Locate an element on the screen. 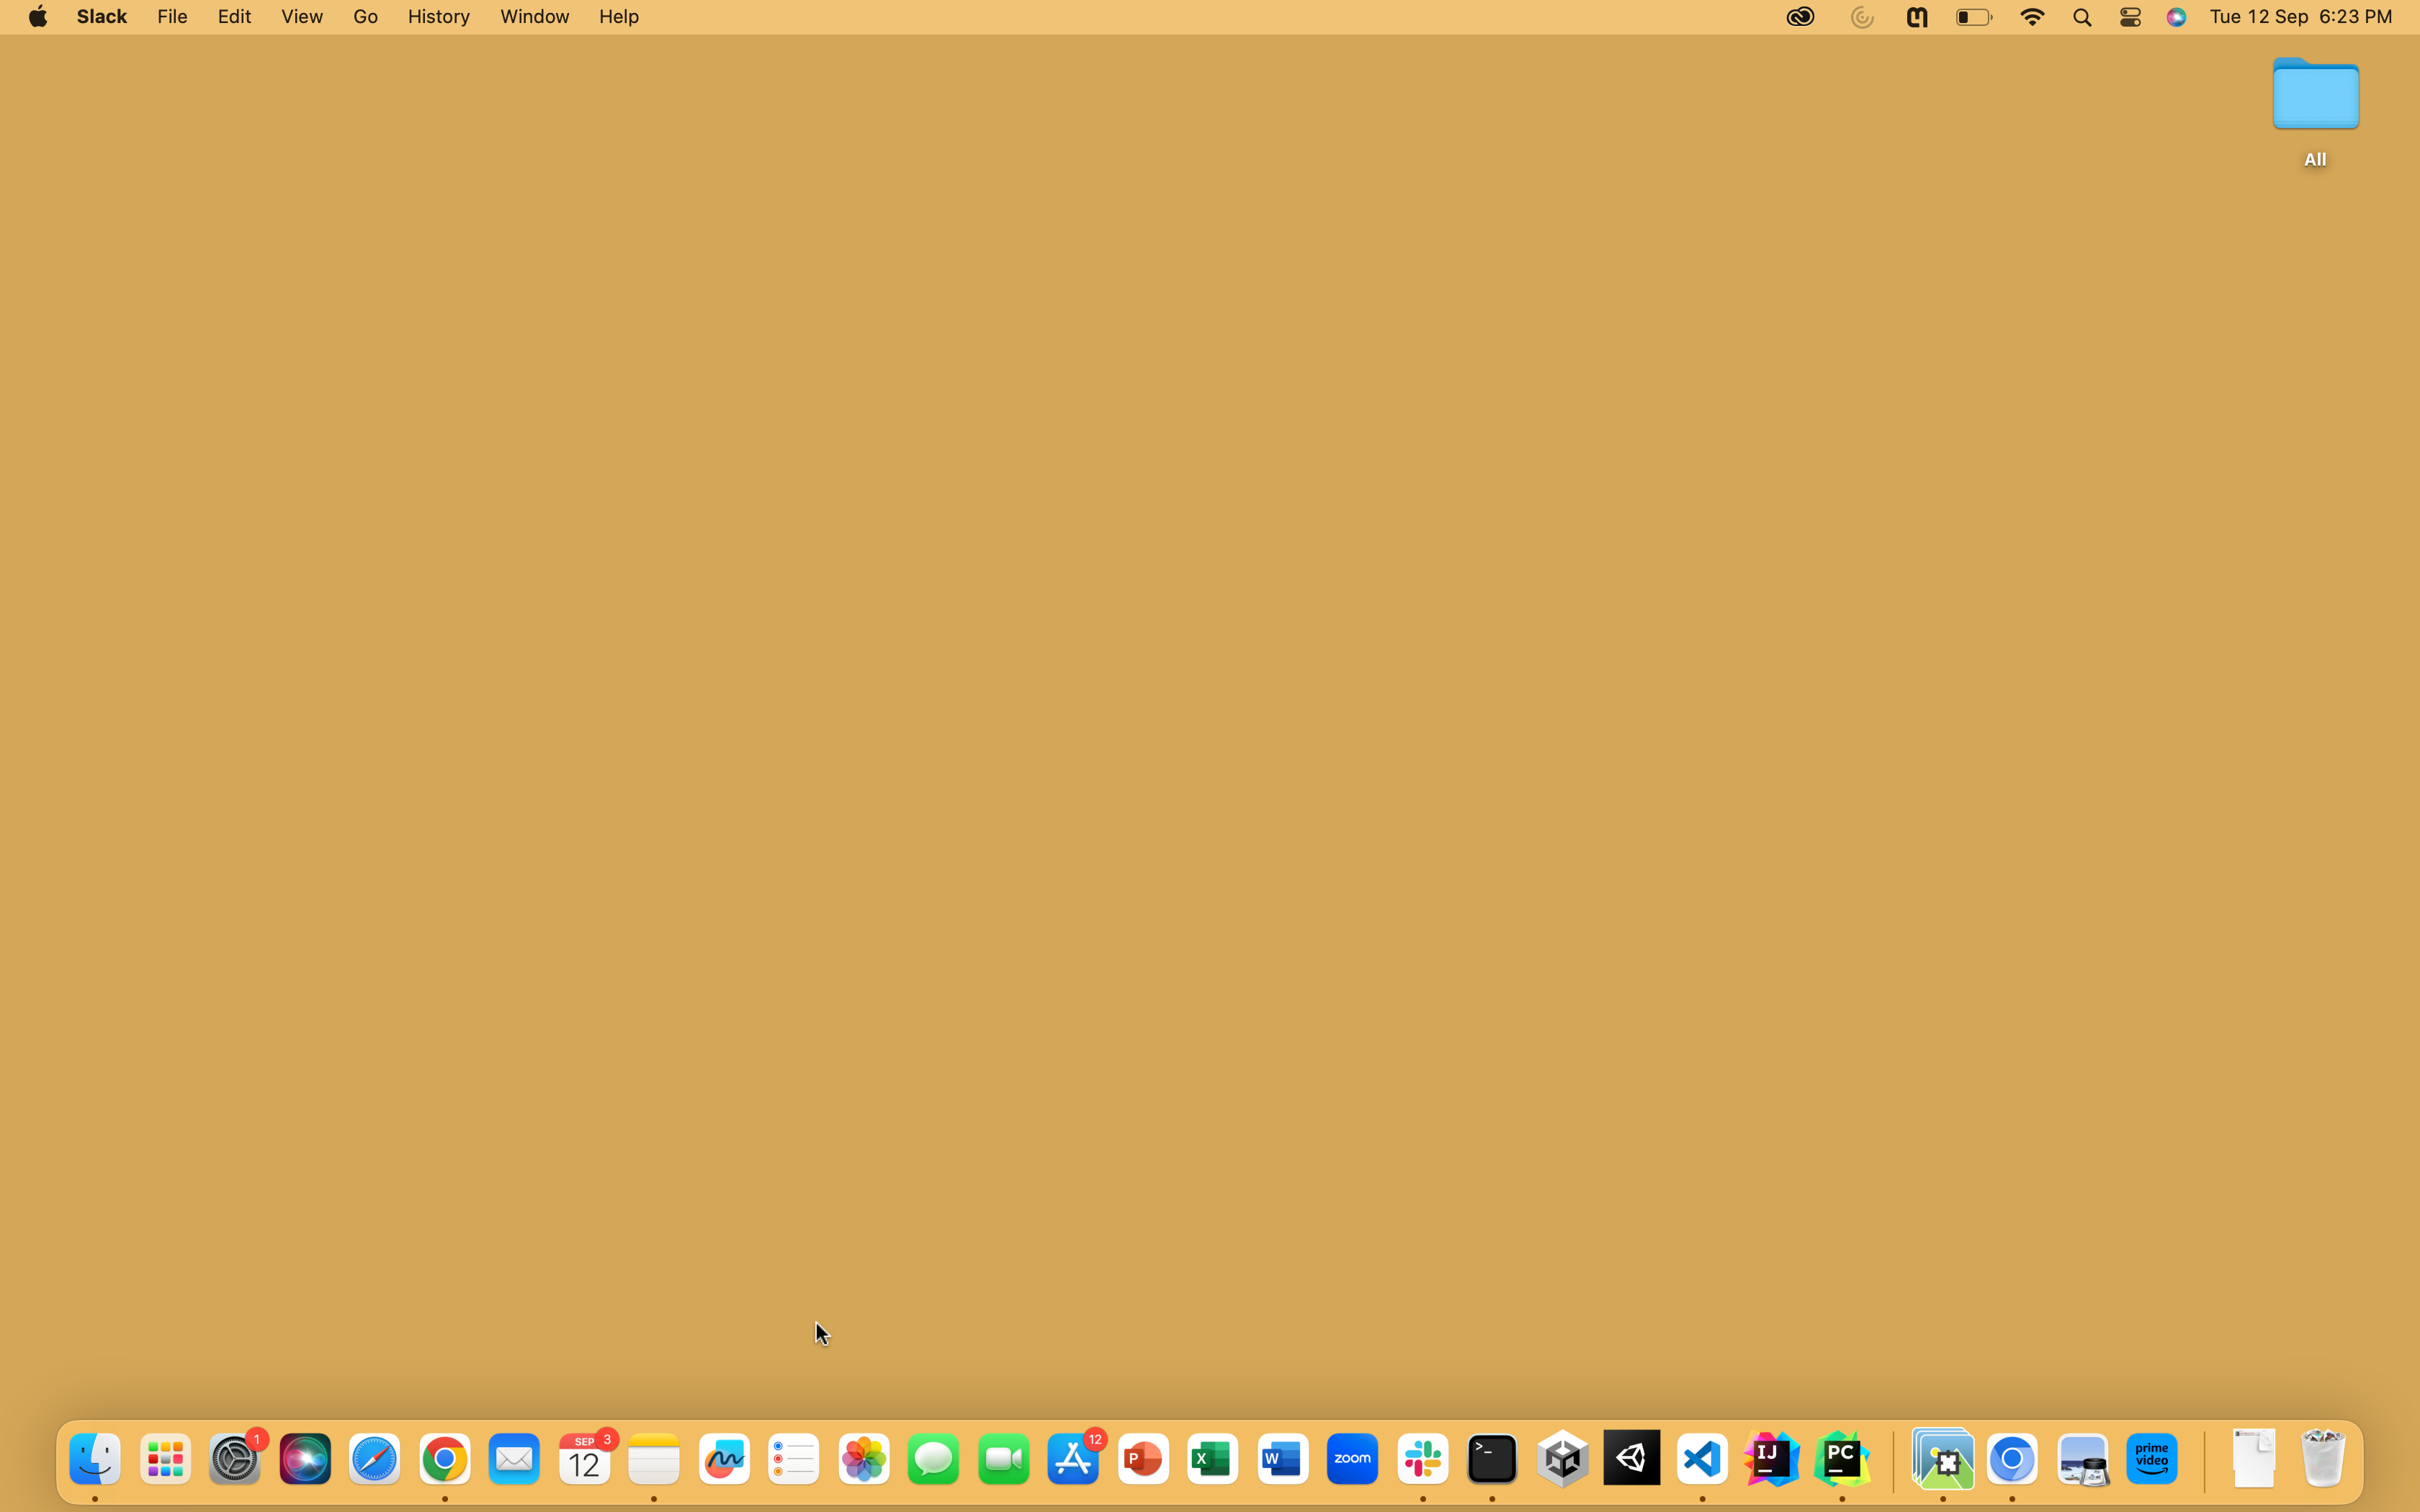 The image size is (2420, 1512). the History Options settings is located at coordinates (437, 17).